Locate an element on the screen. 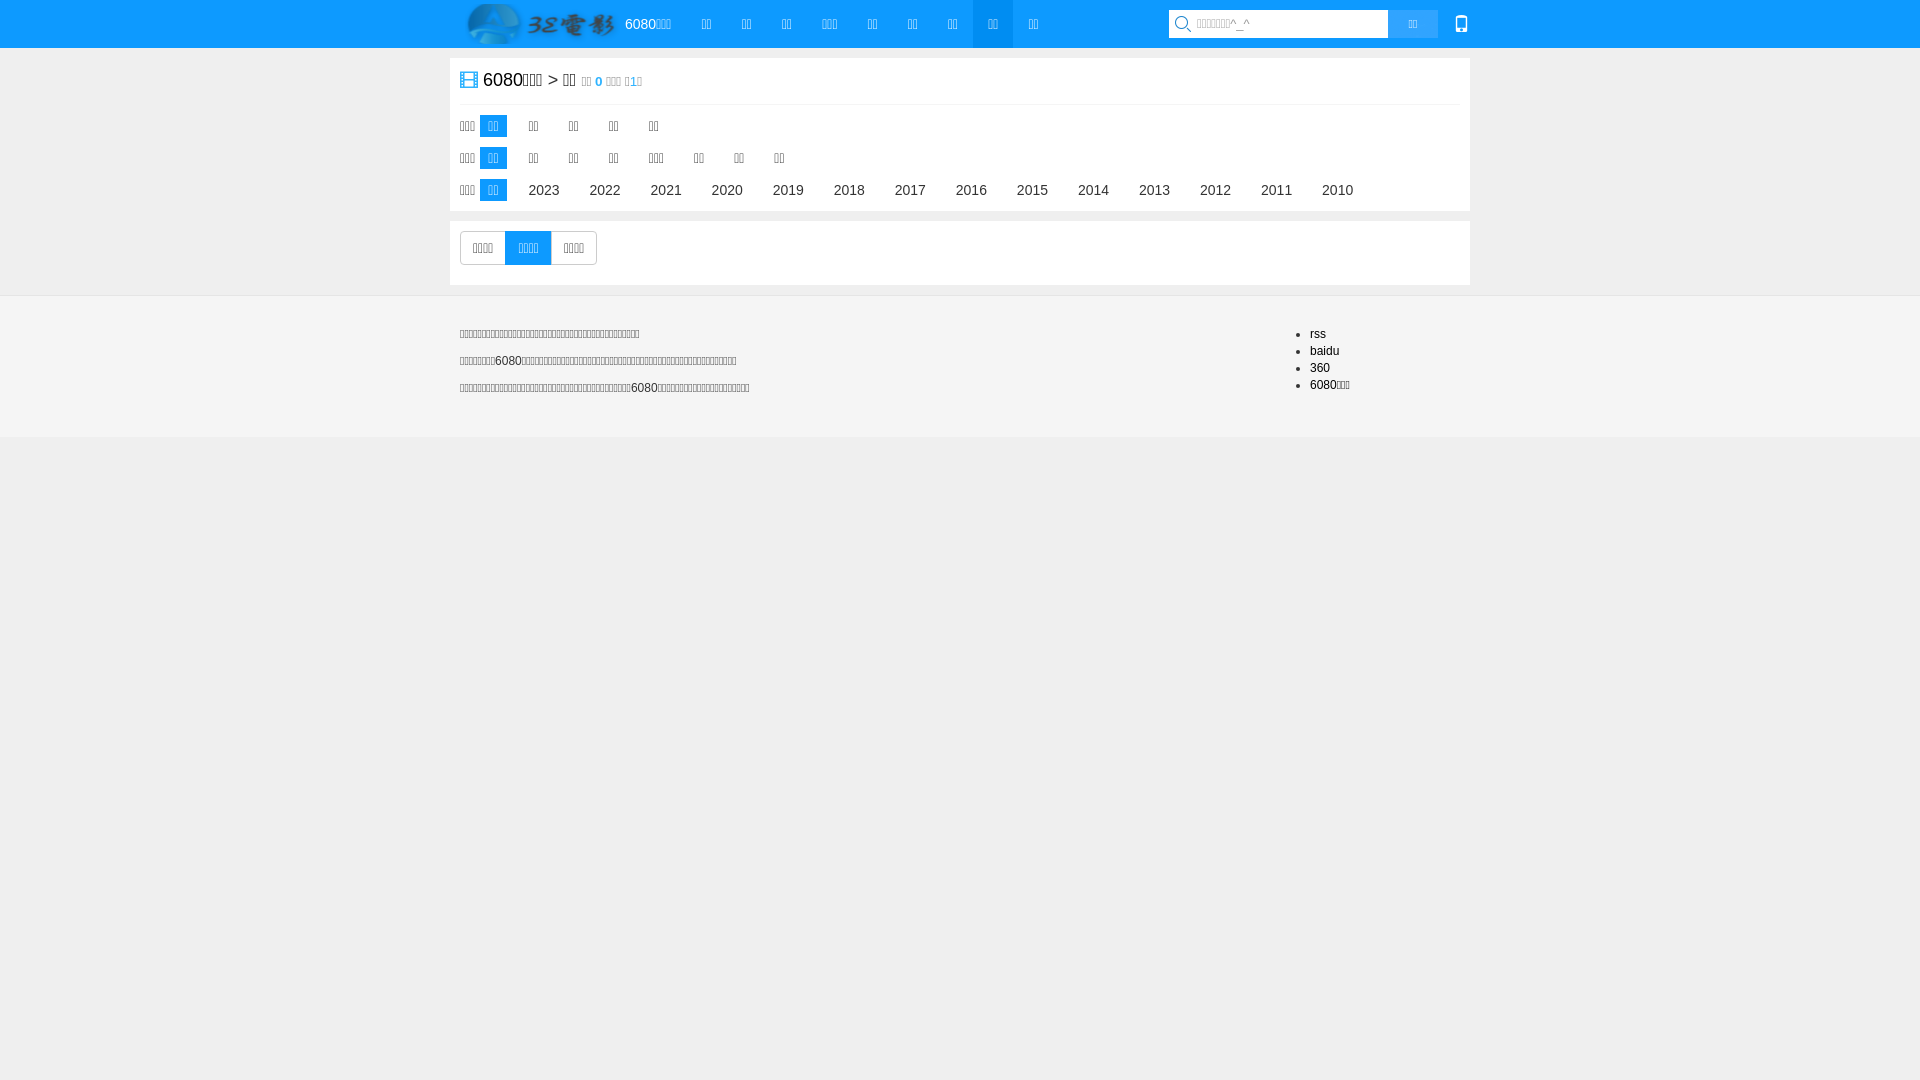 Image resolution: width=1920 pixels, height=1080 pixels. '2012' is located at coordinates (1191, 189).